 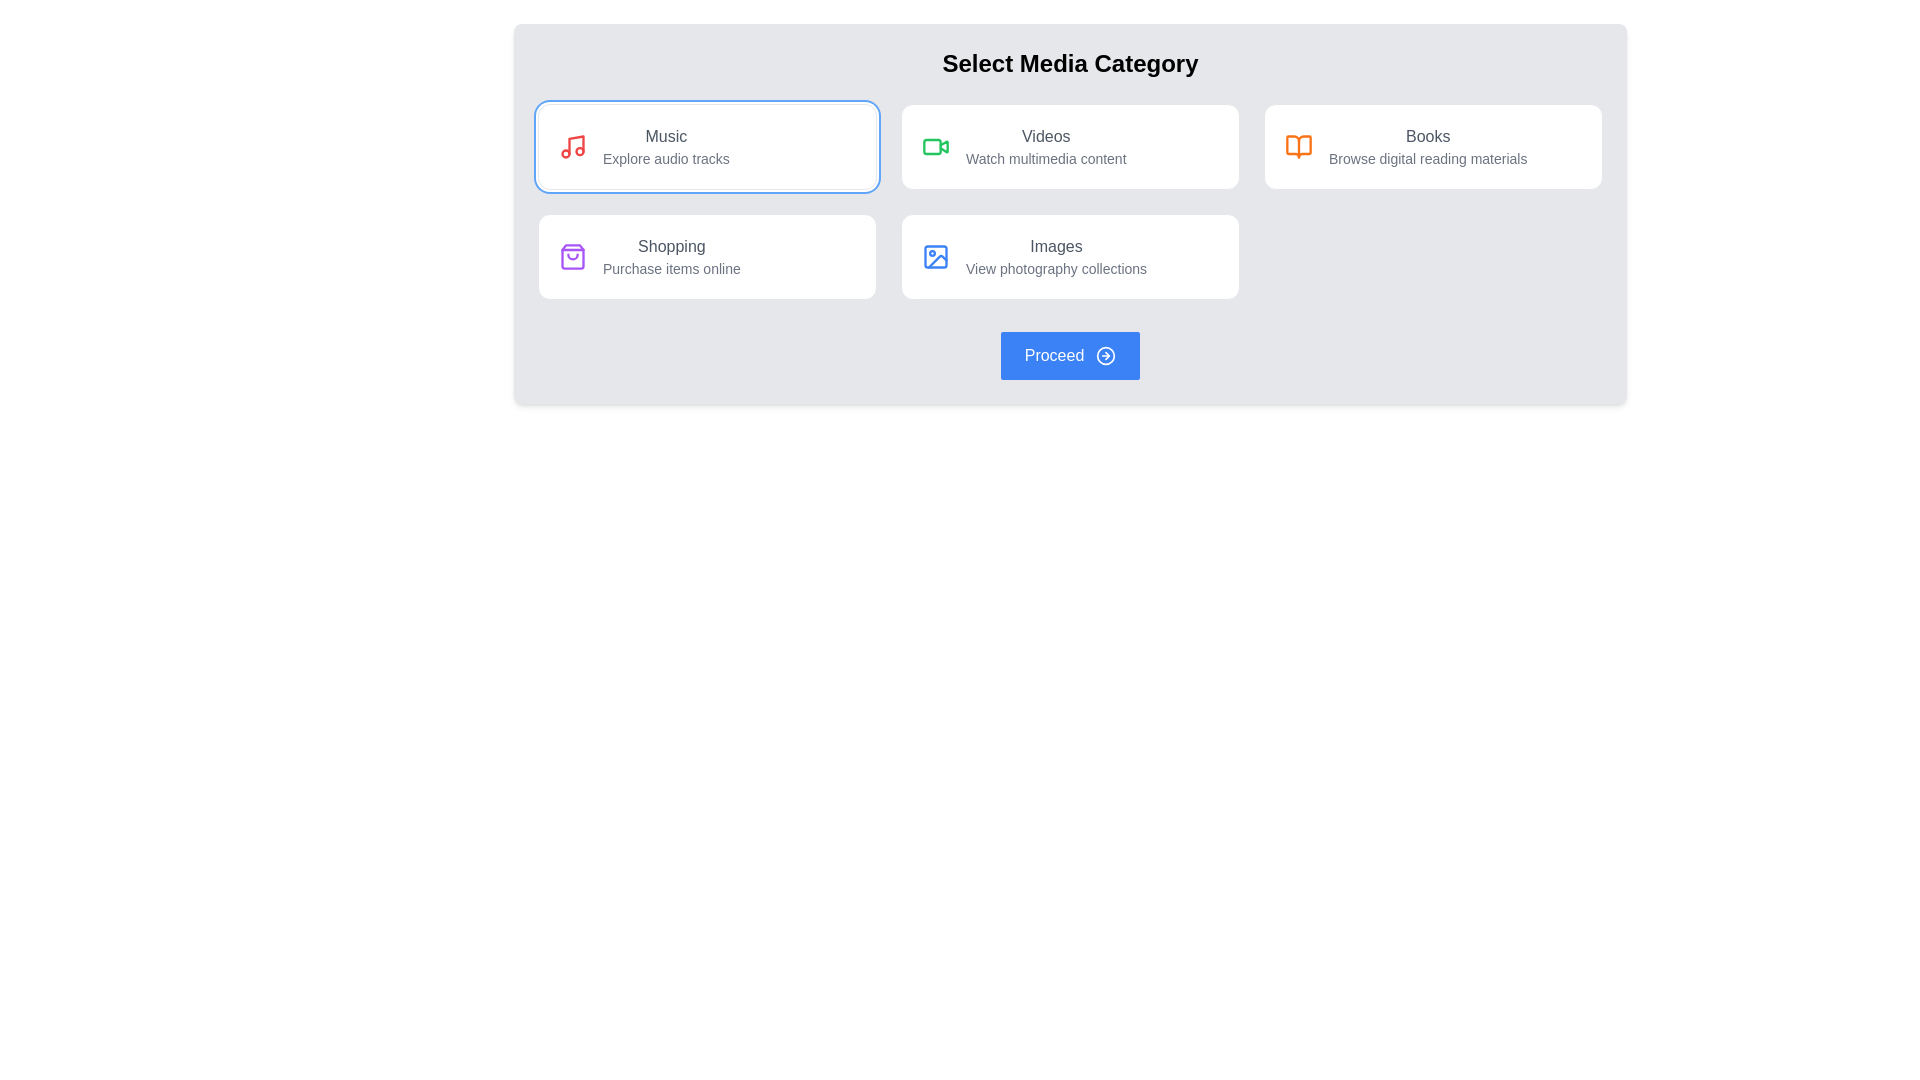 What do you see at coordinates (666, 136) in the screenshot?
I see `the 'Music' category title text label, which helps users identify the section for exploring audio tracks in the central menu` at bounding box center [666, 136].